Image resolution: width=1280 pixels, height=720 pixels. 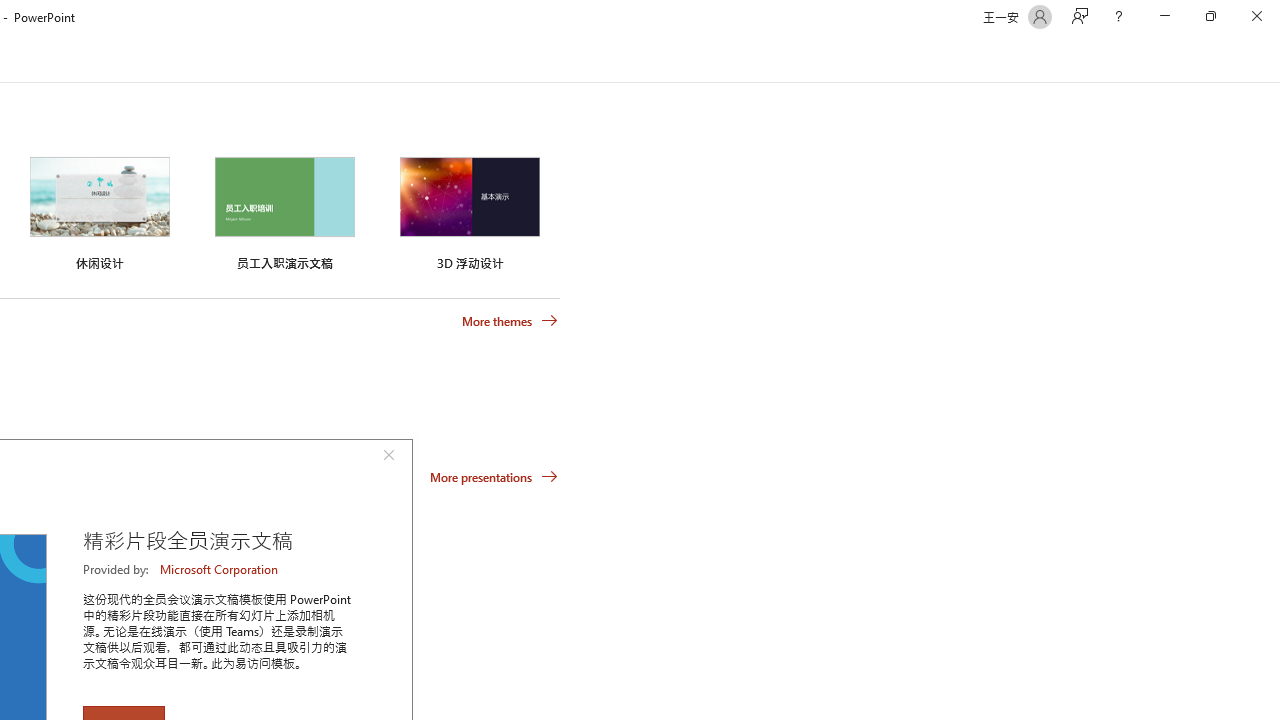 What do you see at coordinates (494, 477) in the screenshot?
I see `'More presentations'` at bounding box center [494, 477].